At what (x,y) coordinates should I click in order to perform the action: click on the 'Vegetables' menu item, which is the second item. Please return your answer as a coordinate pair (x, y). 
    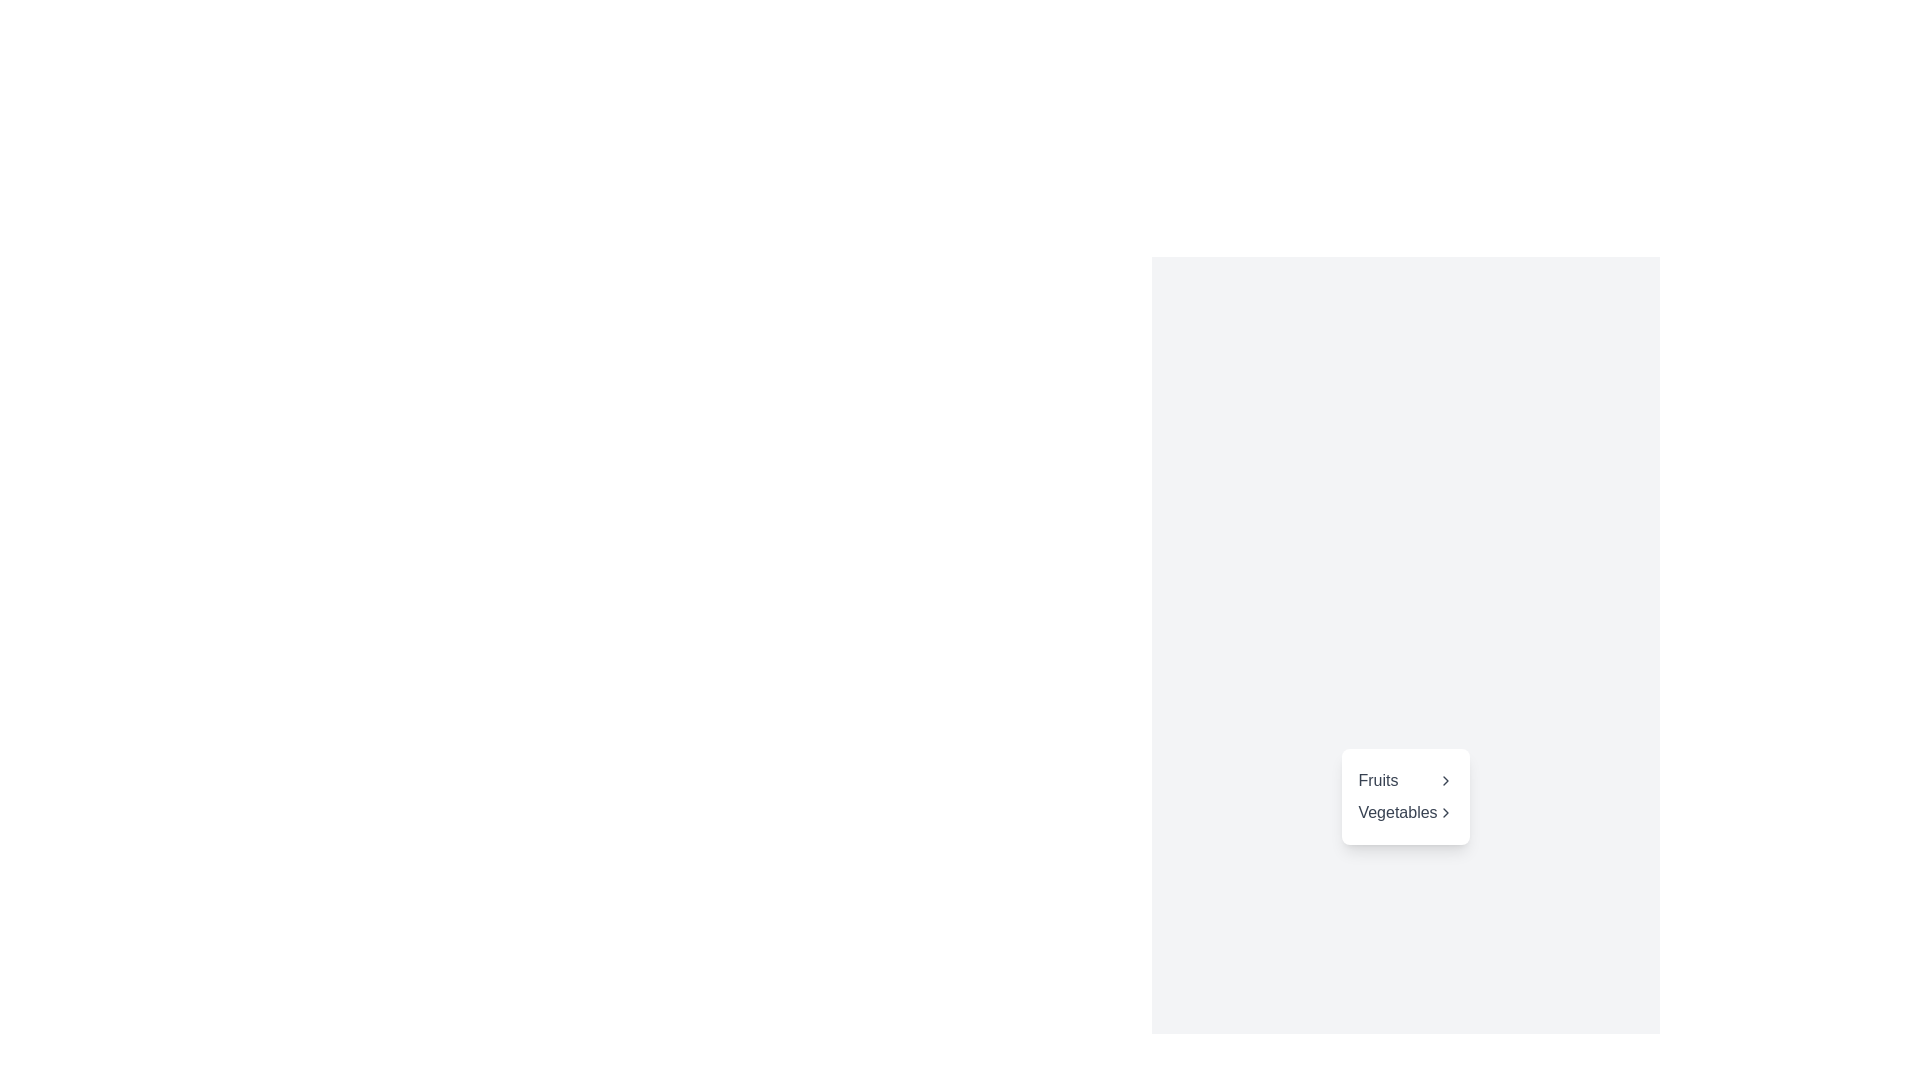
    Looking at the image, I should click on (1405, 813).